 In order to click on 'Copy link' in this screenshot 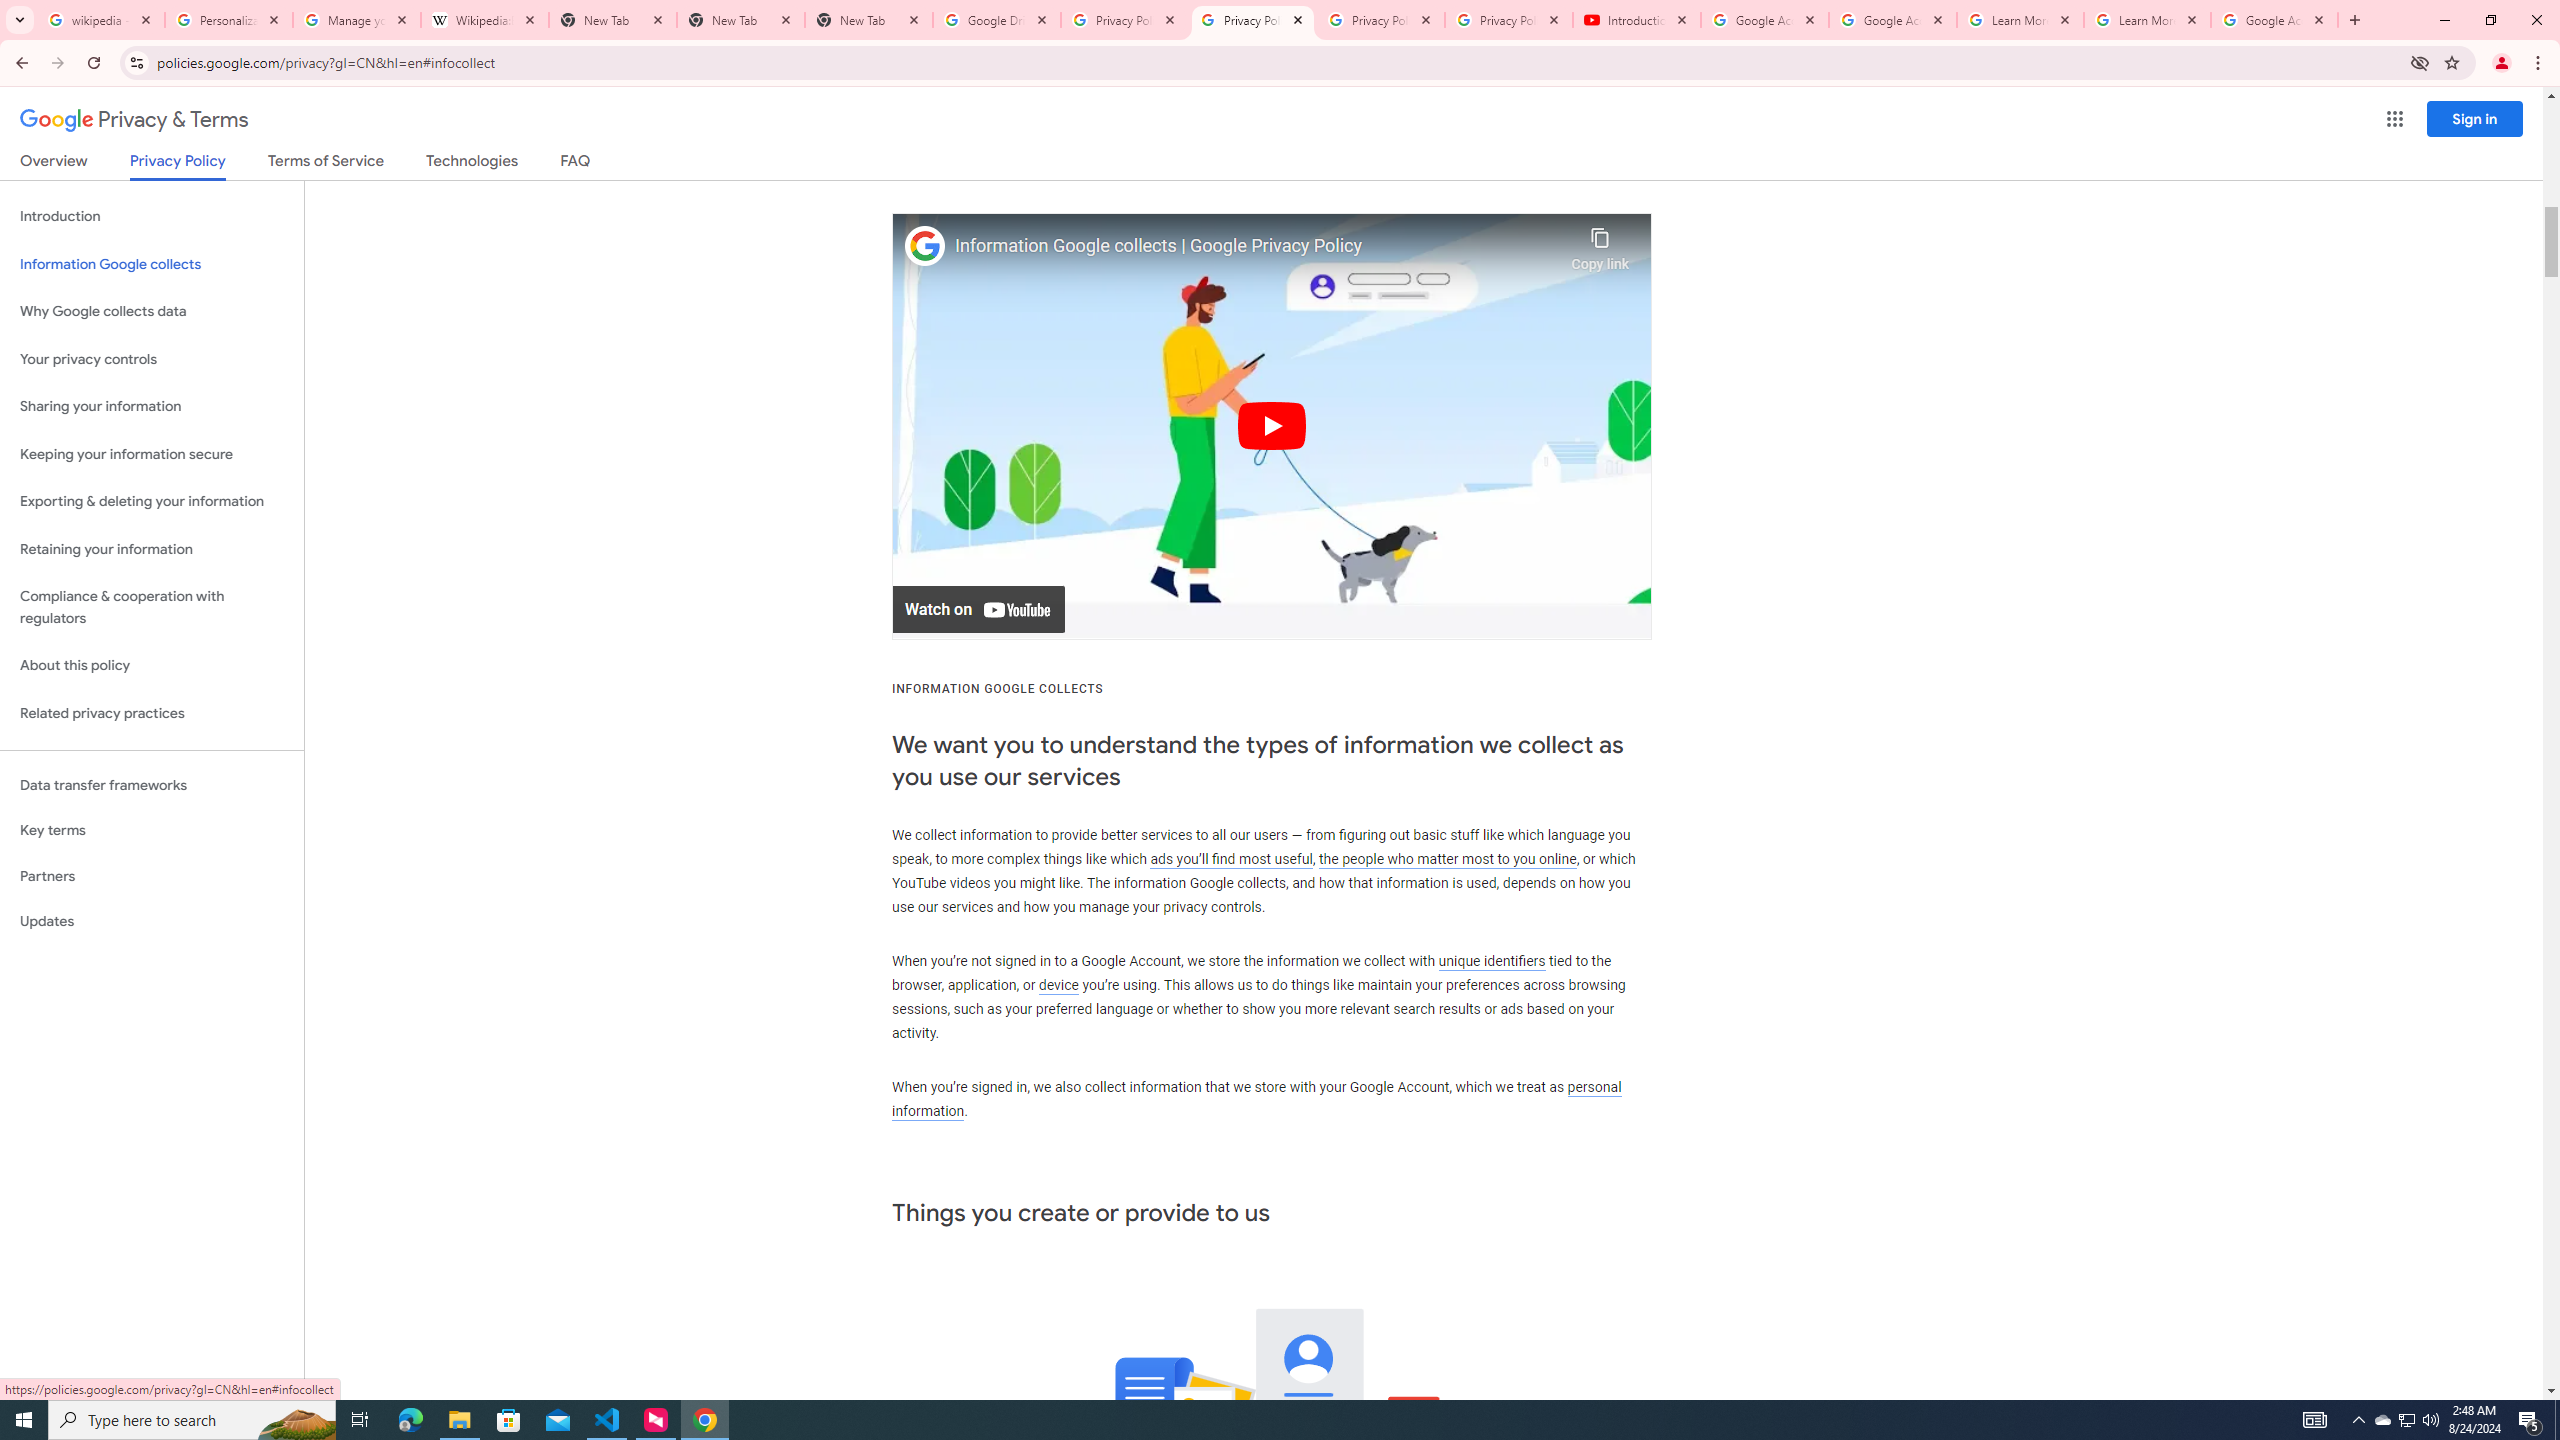, I will do `click(1599, 244)`.